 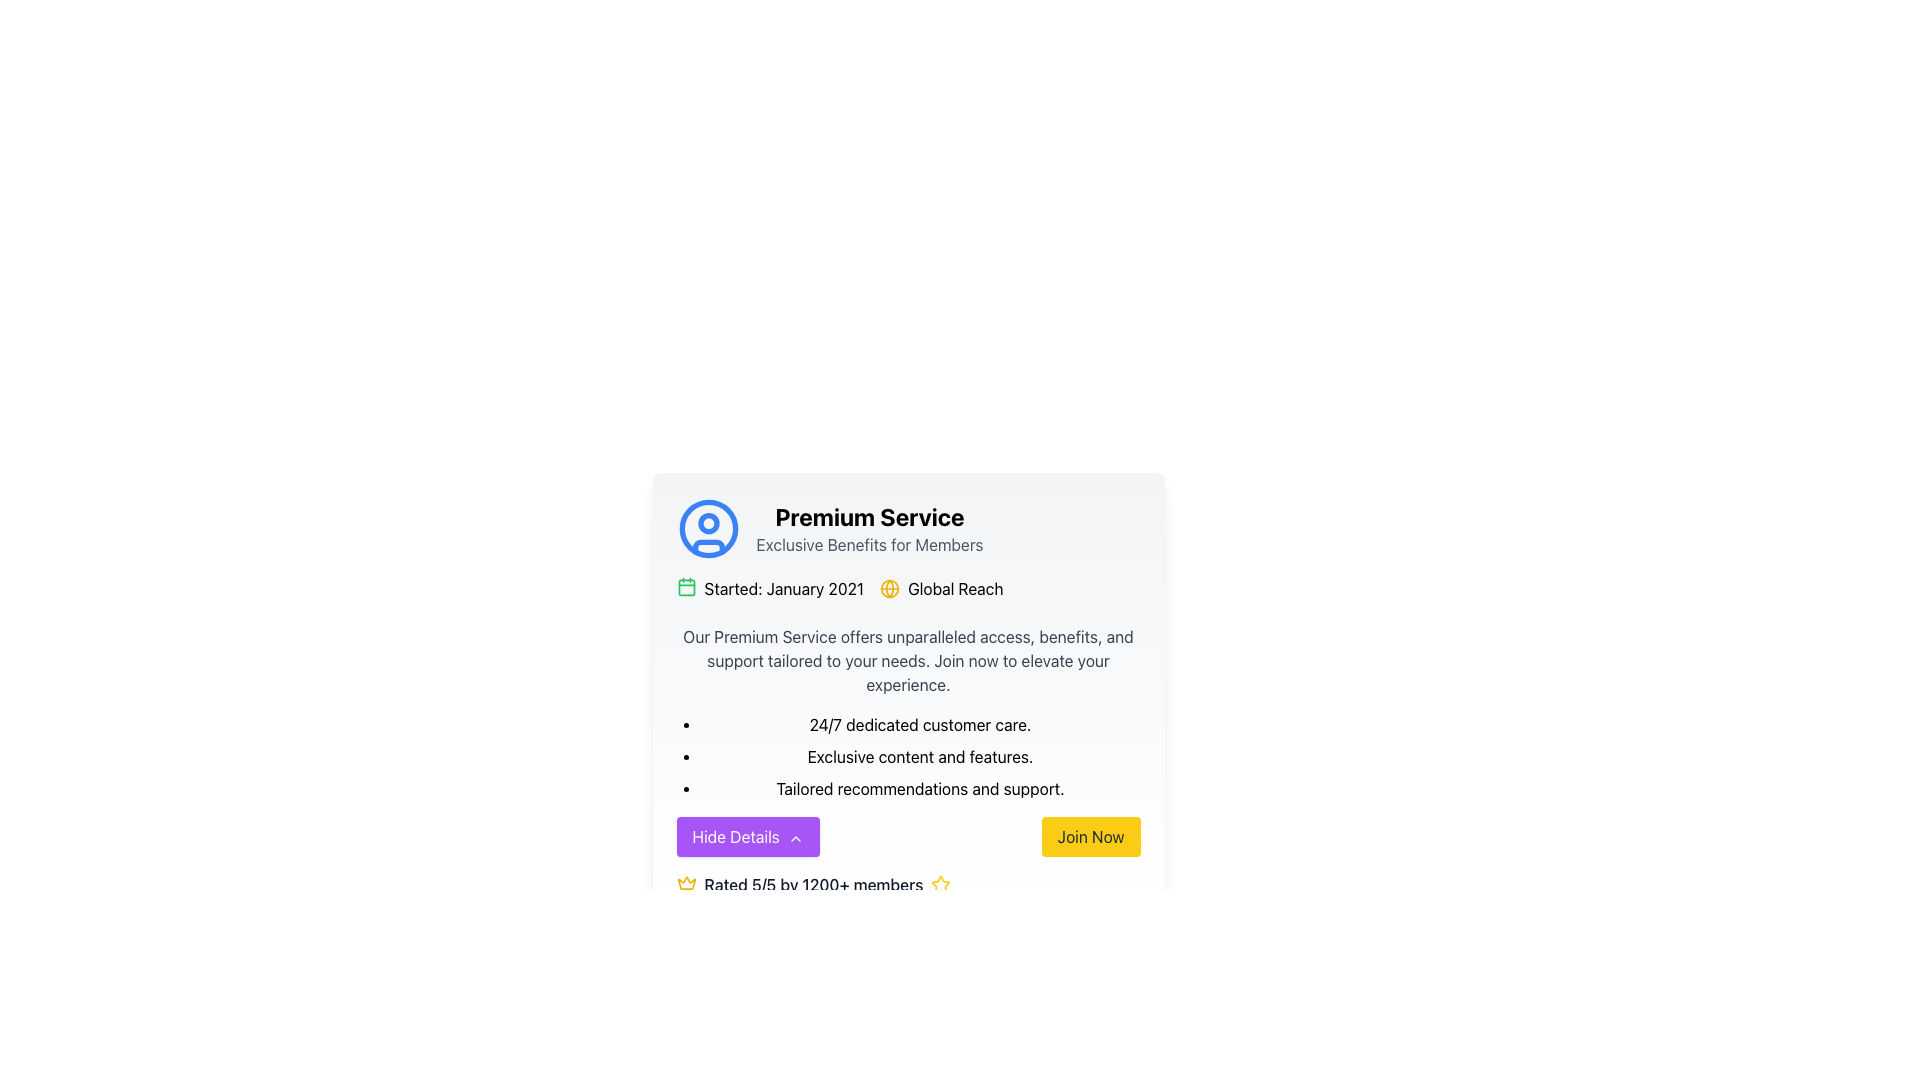 What do you see at coordinates (919, 725) in the screenshot?
I see `the static text element that reads '24/7 dedicated customer care.' which is the first item in a bullet-point list positioned in the central panel of the interface` at bounding box center [919, 725].